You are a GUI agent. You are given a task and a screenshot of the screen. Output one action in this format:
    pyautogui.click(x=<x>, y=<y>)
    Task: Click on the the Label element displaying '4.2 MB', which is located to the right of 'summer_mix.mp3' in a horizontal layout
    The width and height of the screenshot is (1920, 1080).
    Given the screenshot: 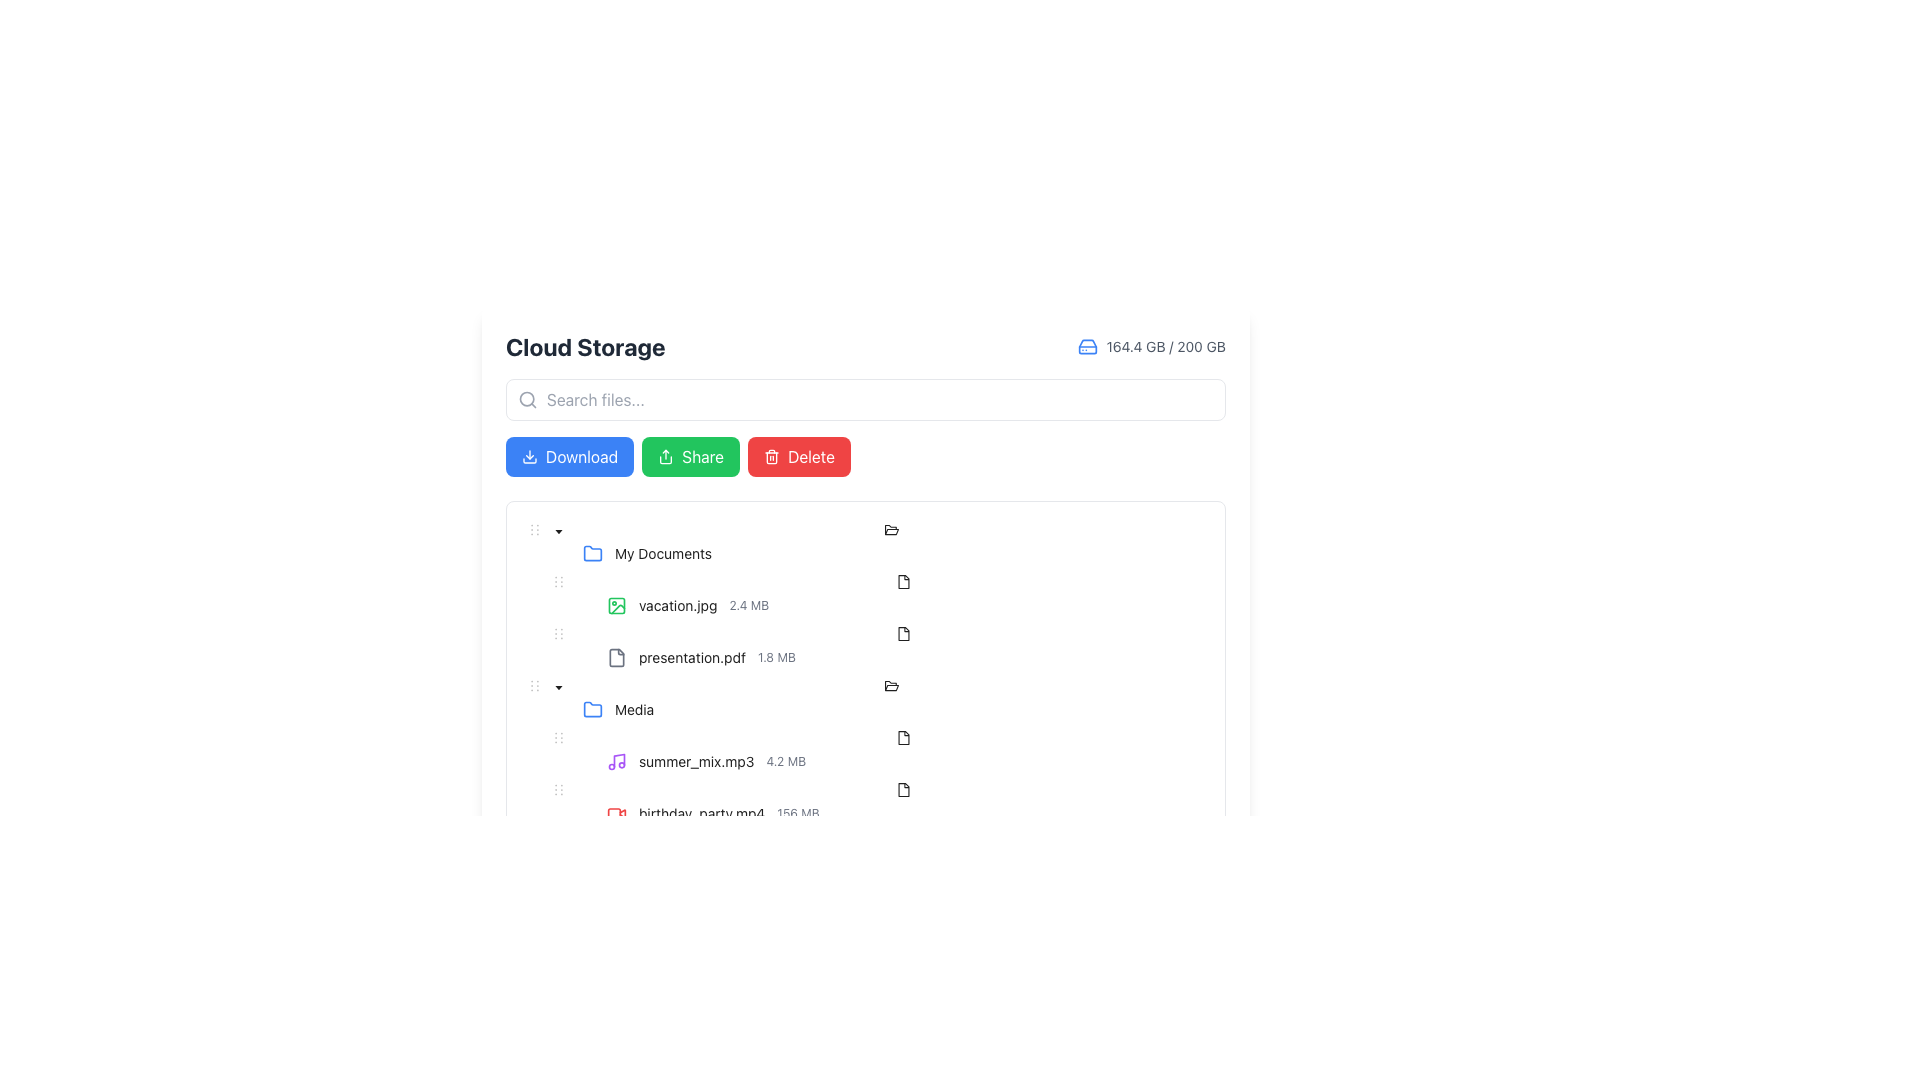 What is the action you would take?
    pyautogui.click(x=785, y=762)
    